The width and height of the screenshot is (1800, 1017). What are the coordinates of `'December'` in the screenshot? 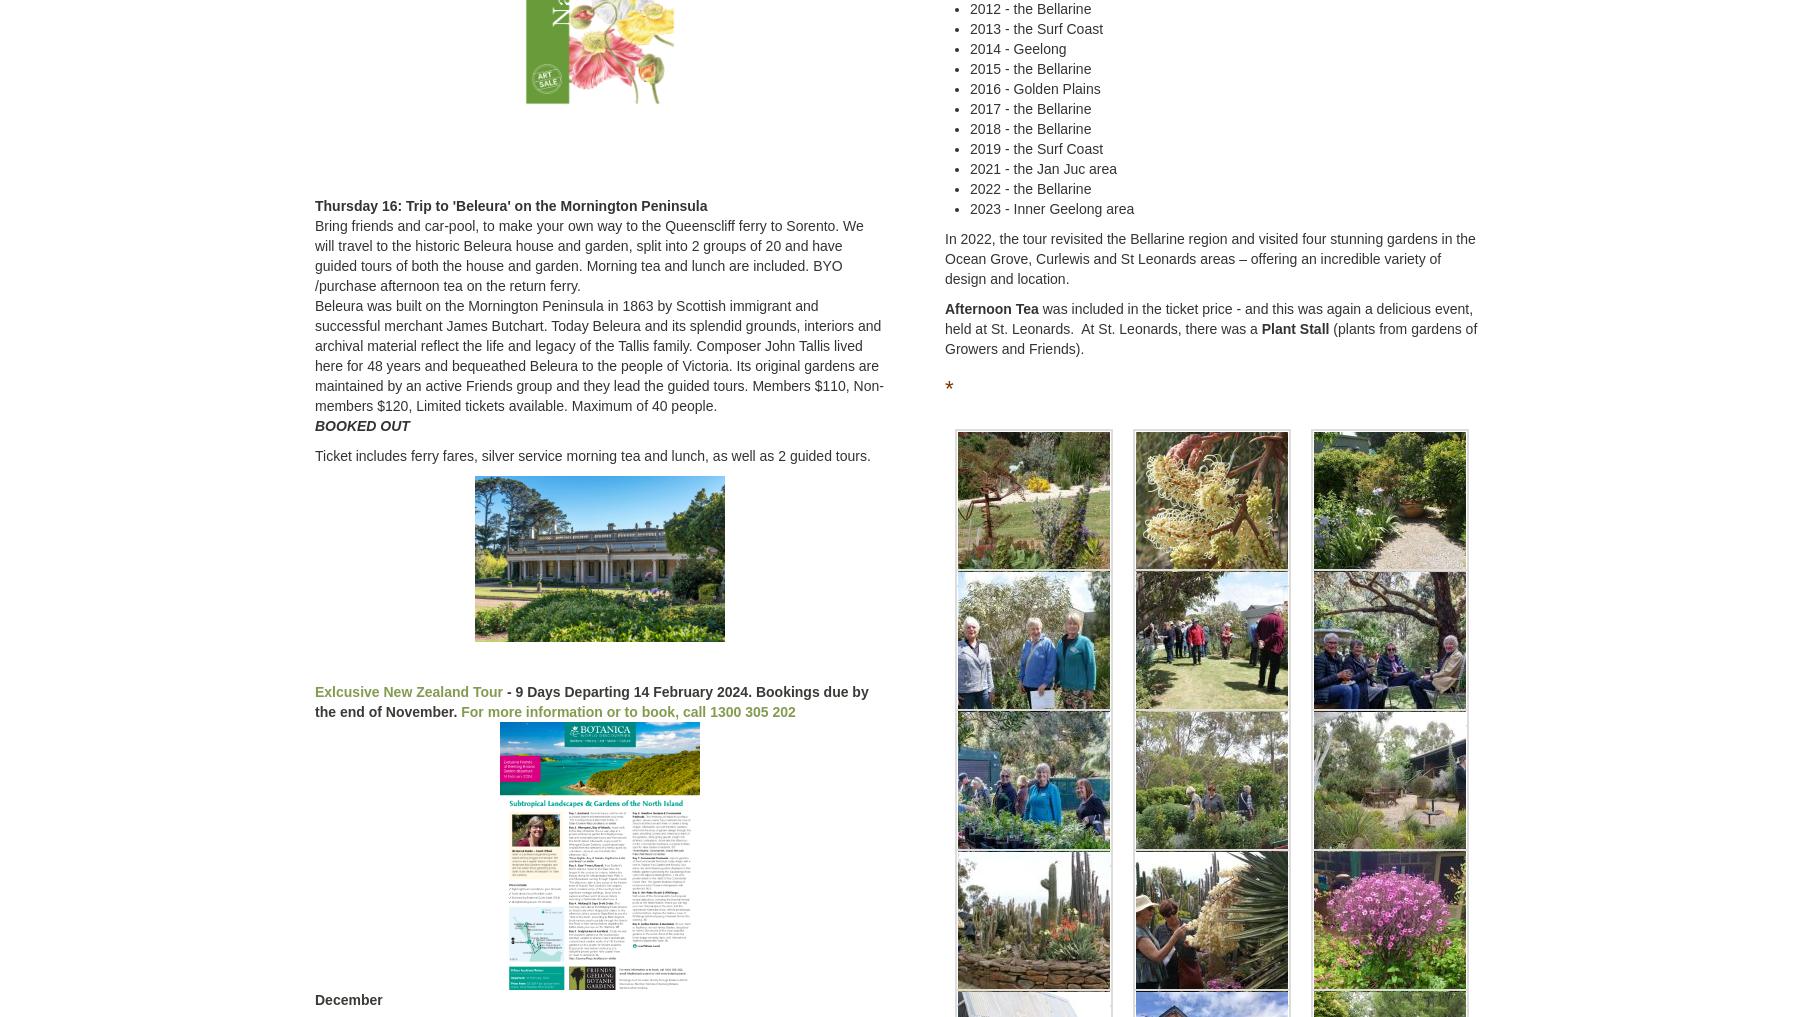 It's located at (348, 998).